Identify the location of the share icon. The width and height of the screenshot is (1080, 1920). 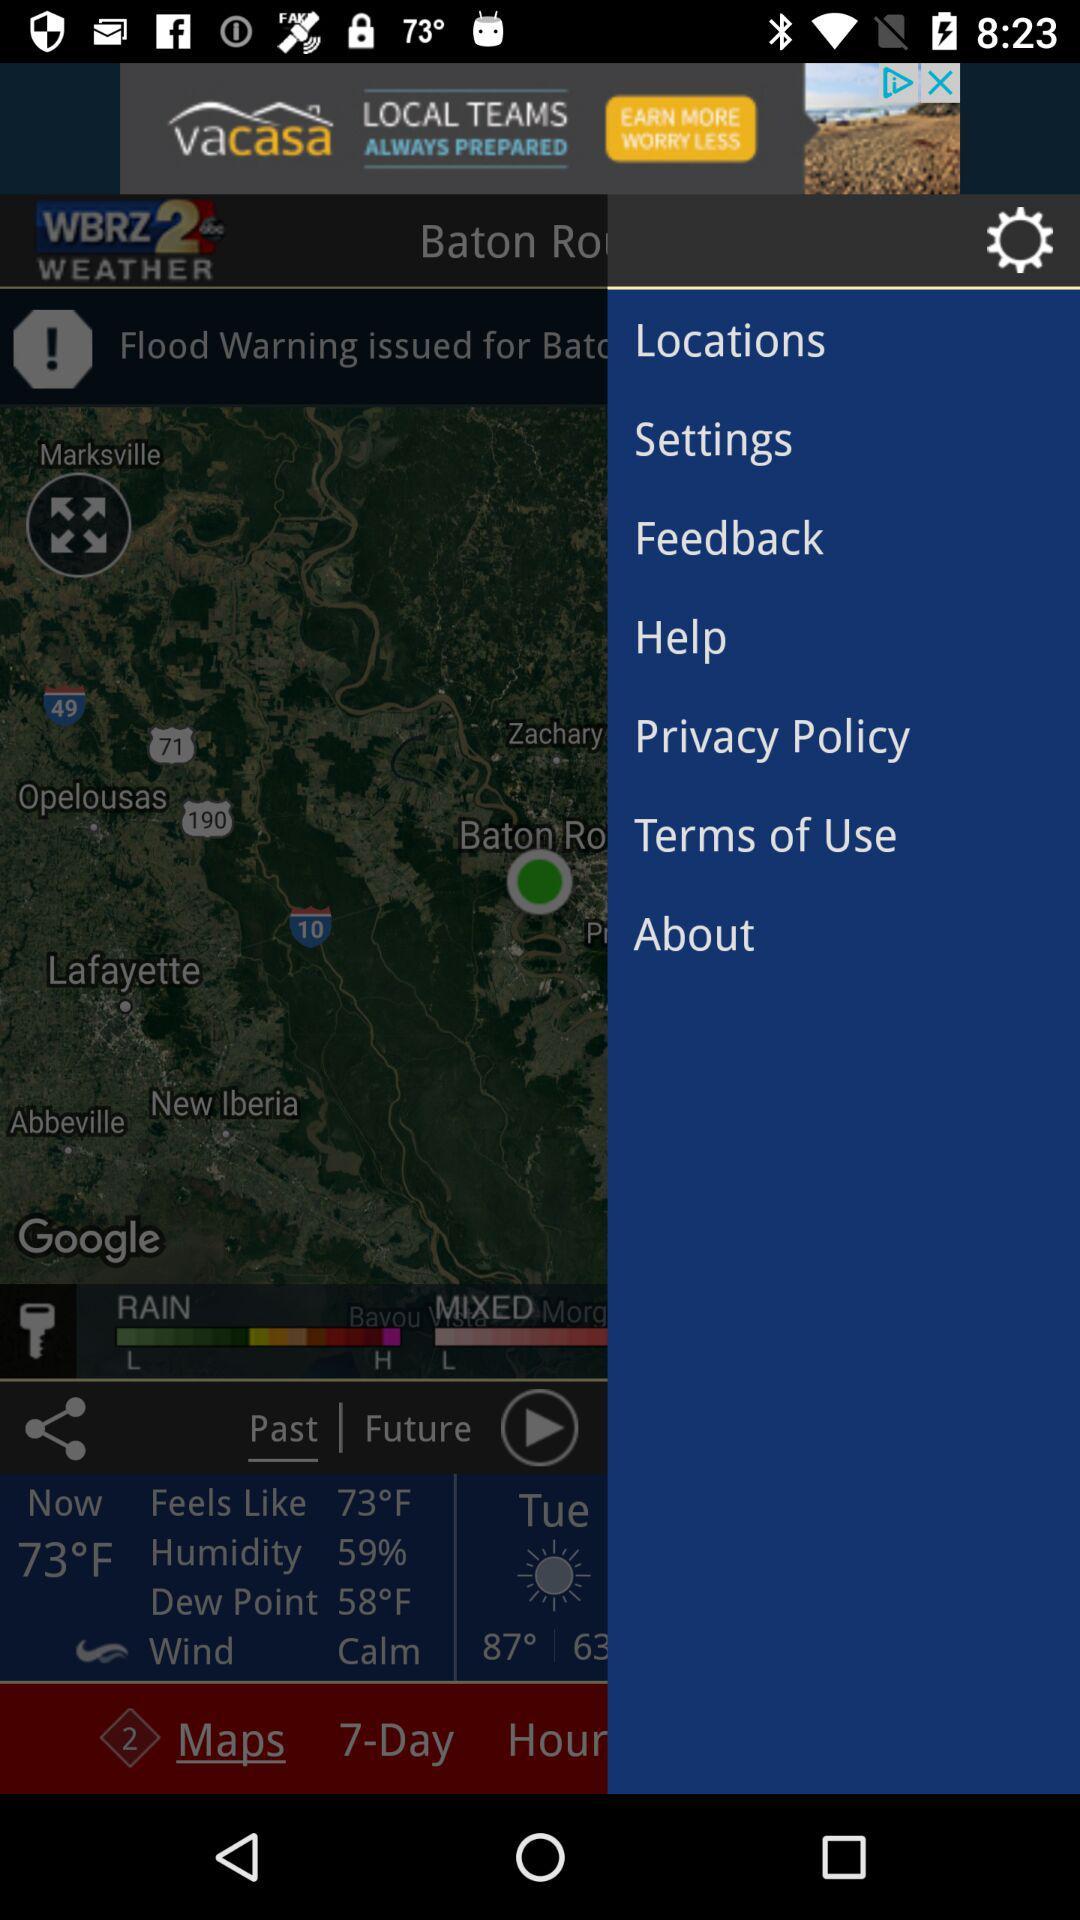
(58, 1426).